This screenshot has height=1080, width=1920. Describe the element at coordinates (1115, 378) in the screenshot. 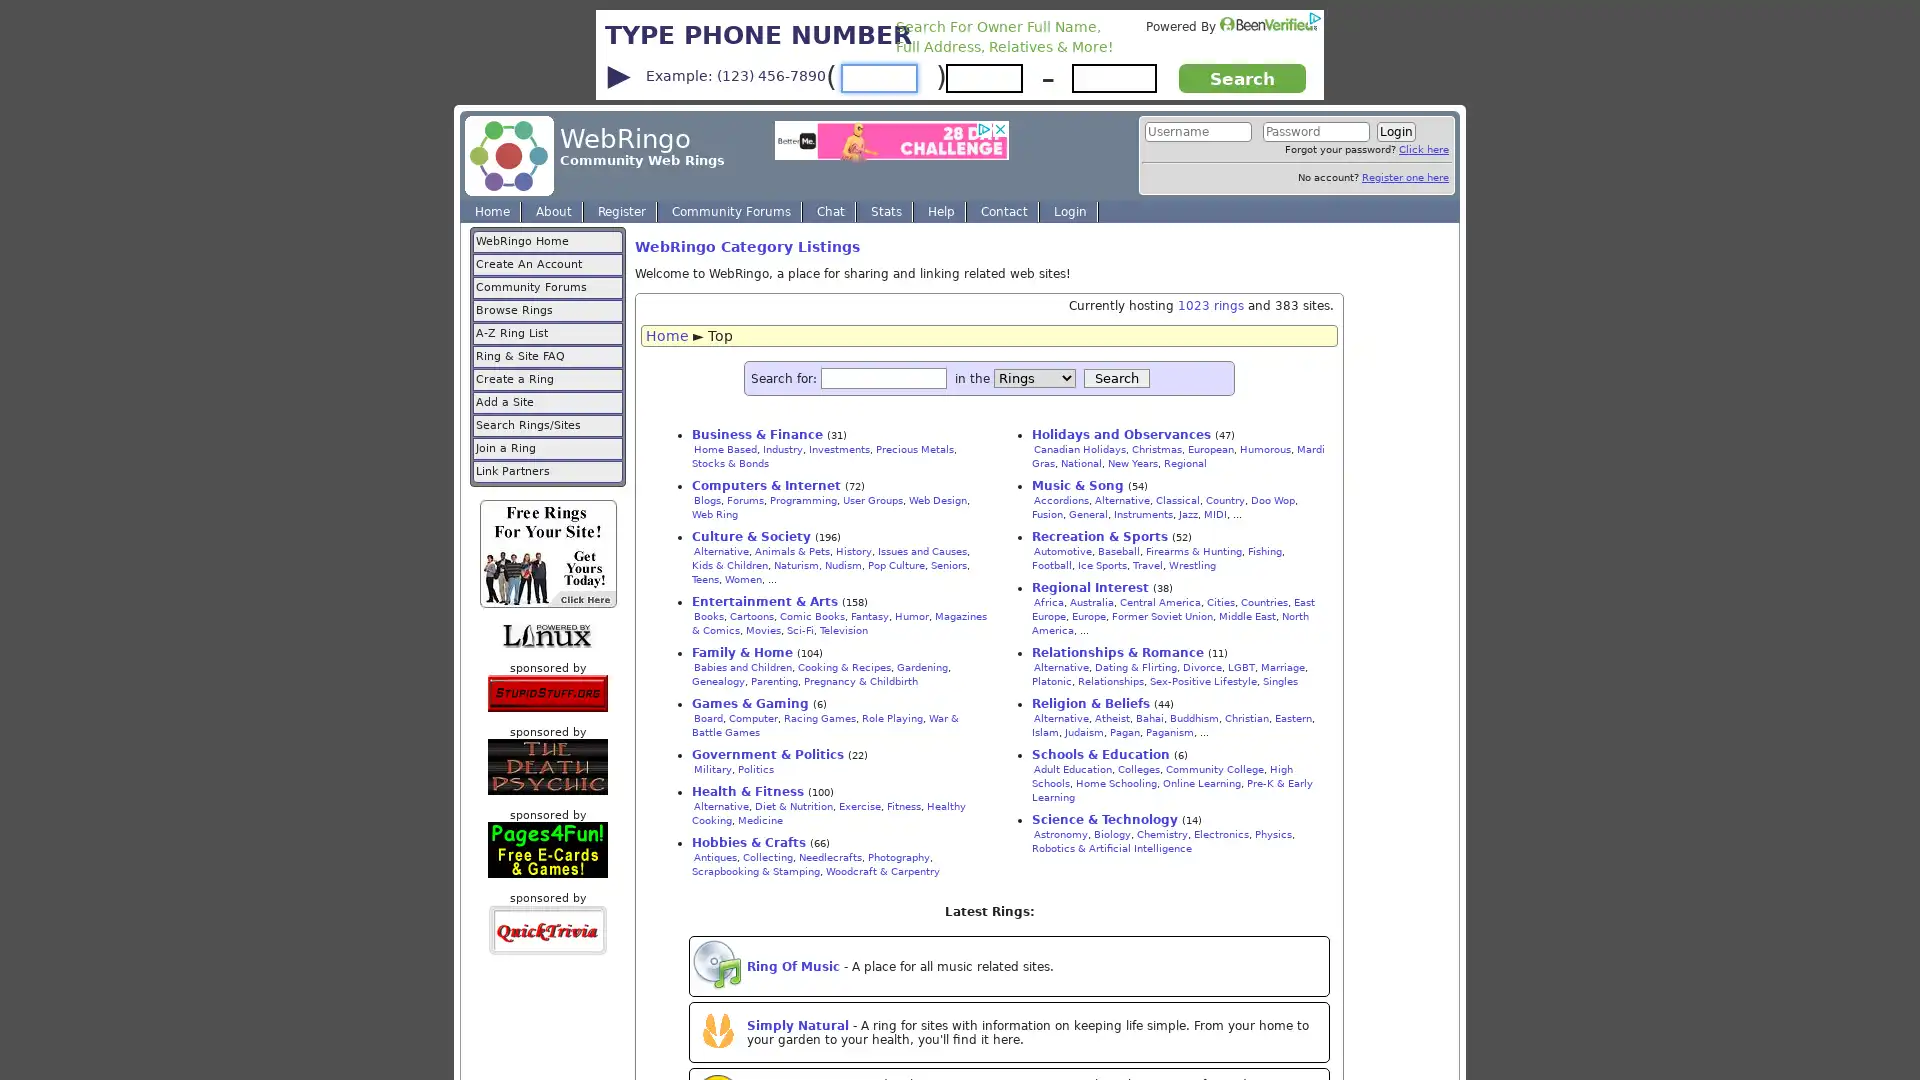

I see `Search` at that location.